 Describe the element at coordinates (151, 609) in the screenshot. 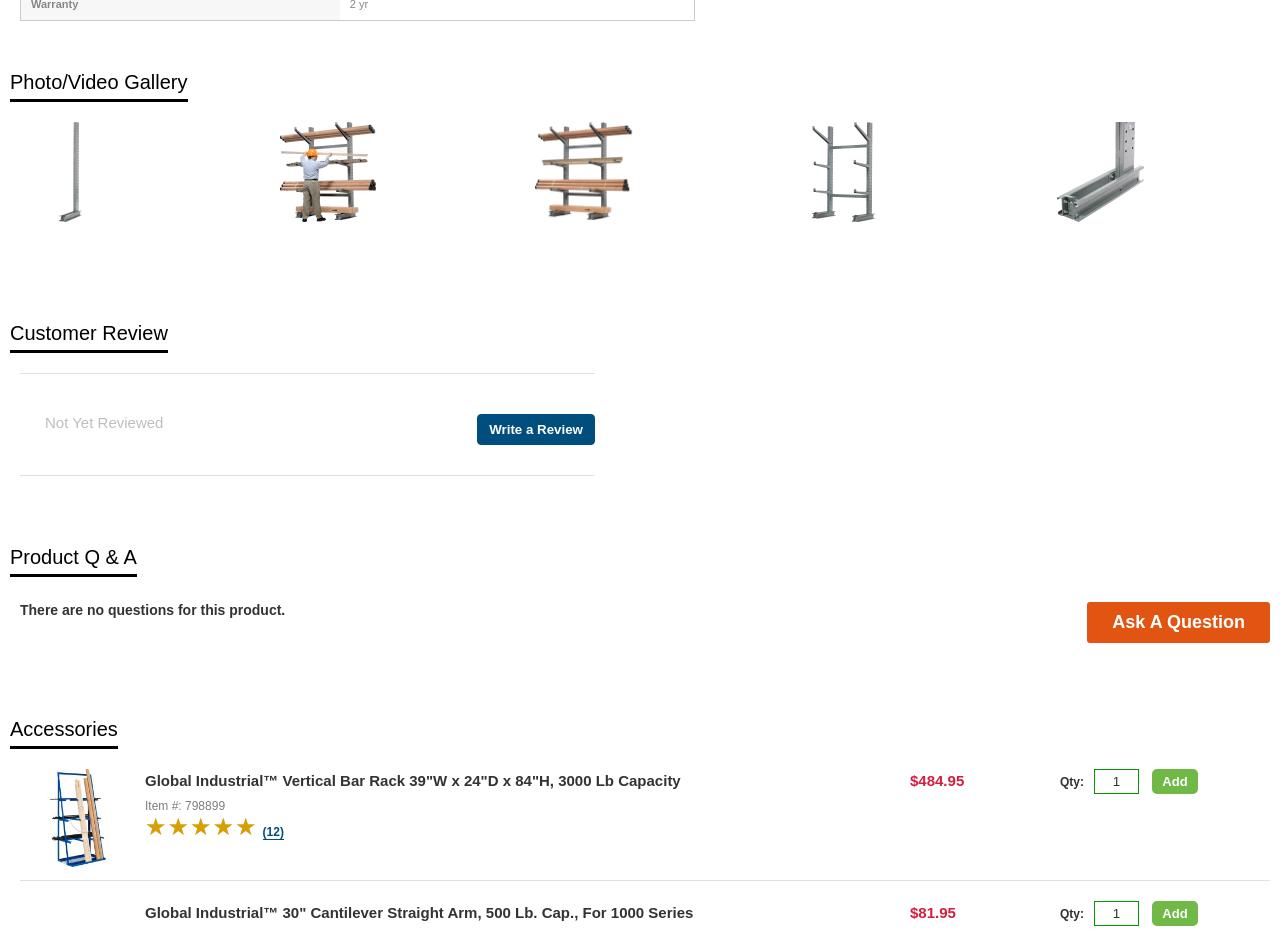

I see `'There are no questions for this product.'` at that location.